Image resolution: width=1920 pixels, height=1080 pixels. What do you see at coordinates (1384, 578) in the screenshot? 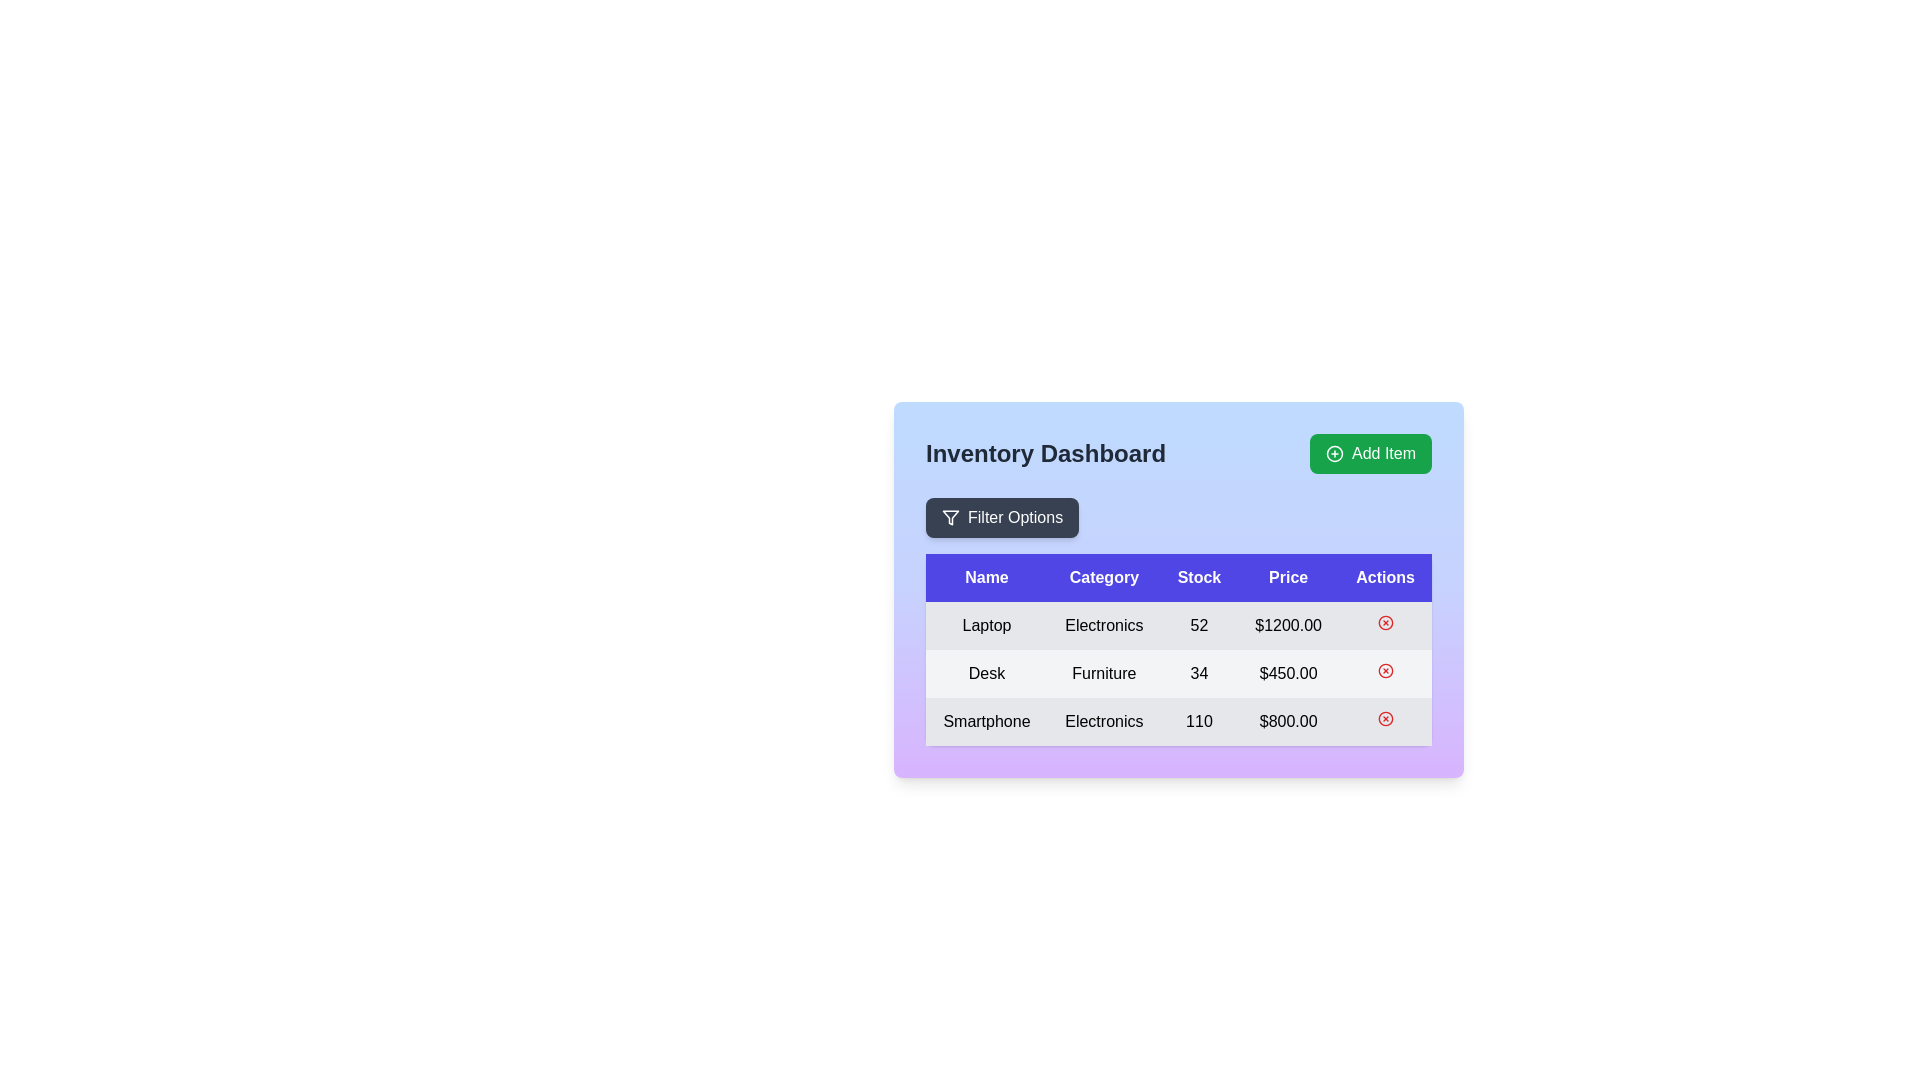
I see `the 'Actions' label element, which is the fifth header in the table row styled in white text on a blue background` at bounding box center [1384, 578].